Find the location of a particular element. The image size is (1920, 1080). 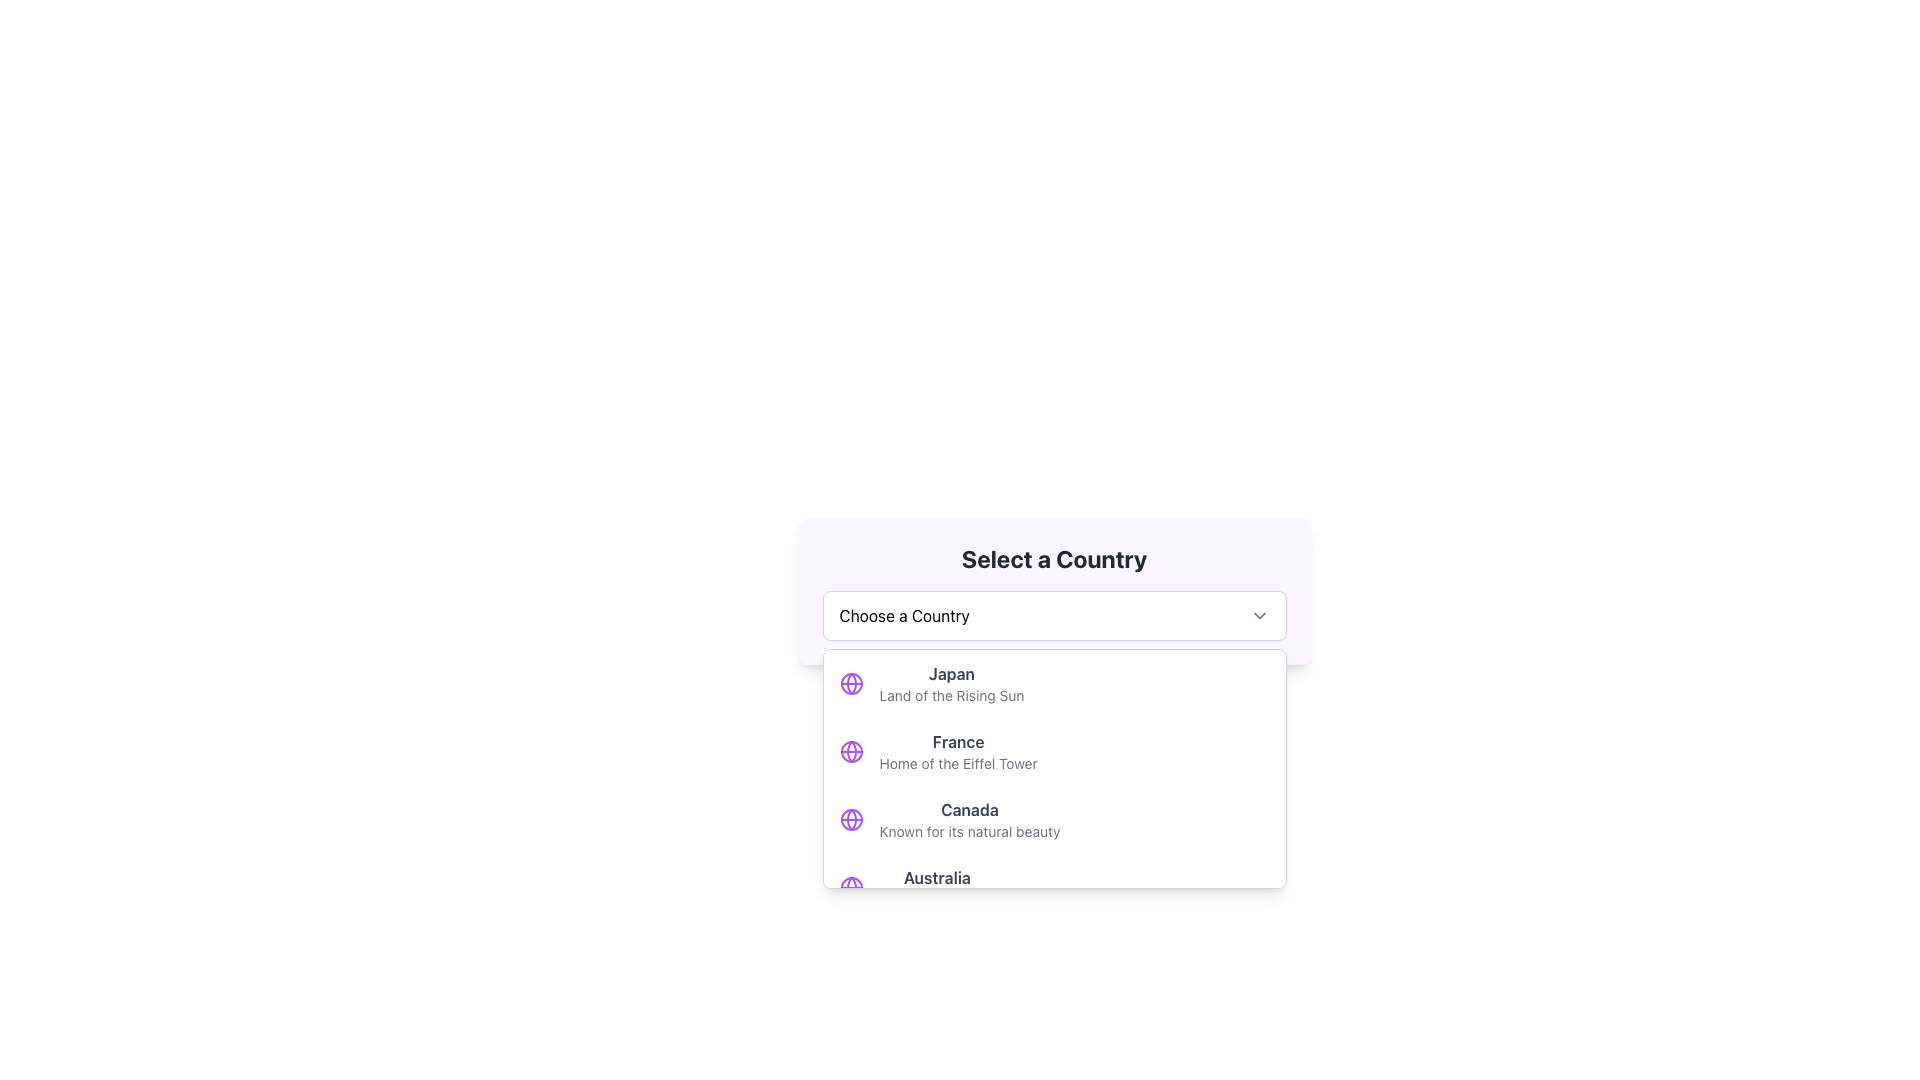

the globe icon representing 'Australia' in the dropdown list under the 'Select a Country' section is located at coordinates (851, 886).